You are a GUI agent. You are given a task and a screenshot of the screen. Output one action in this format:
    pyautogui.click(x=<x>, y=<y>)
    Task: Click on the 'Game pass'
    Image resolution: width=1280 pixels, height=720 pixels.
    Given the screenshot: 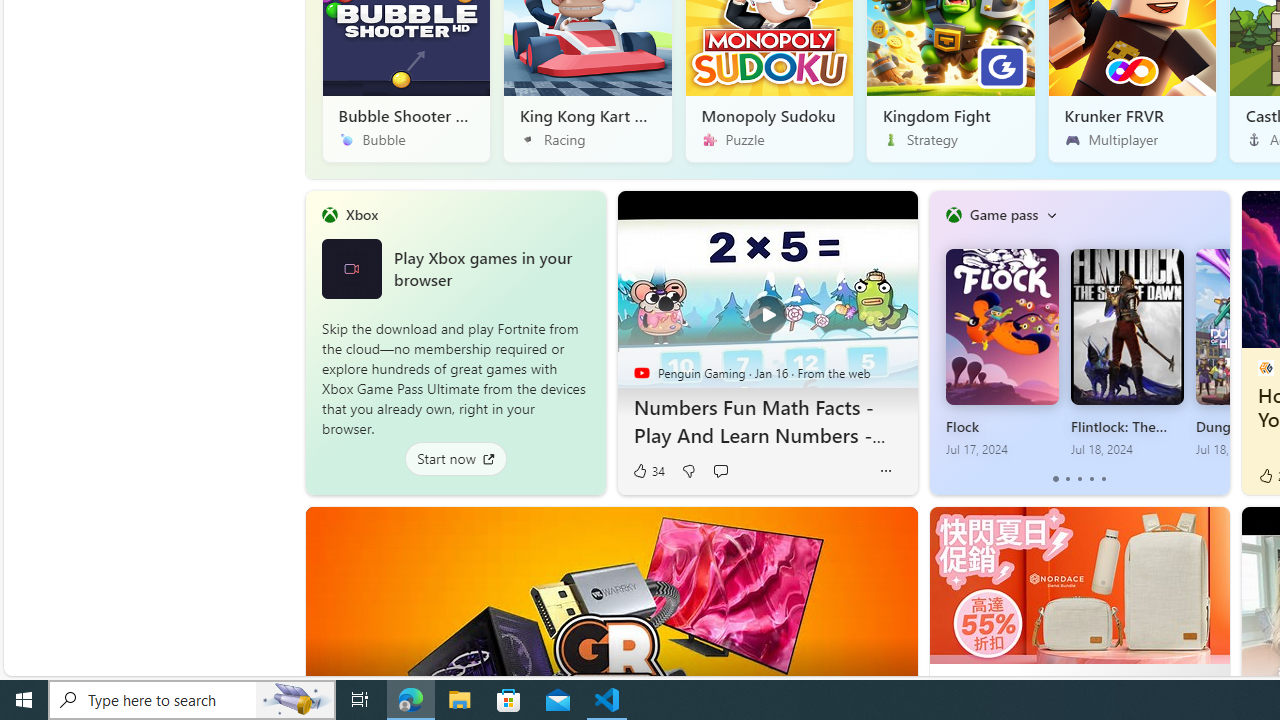 What is the action you would take?
    pyautogui.click(x=1003, y=214)
    